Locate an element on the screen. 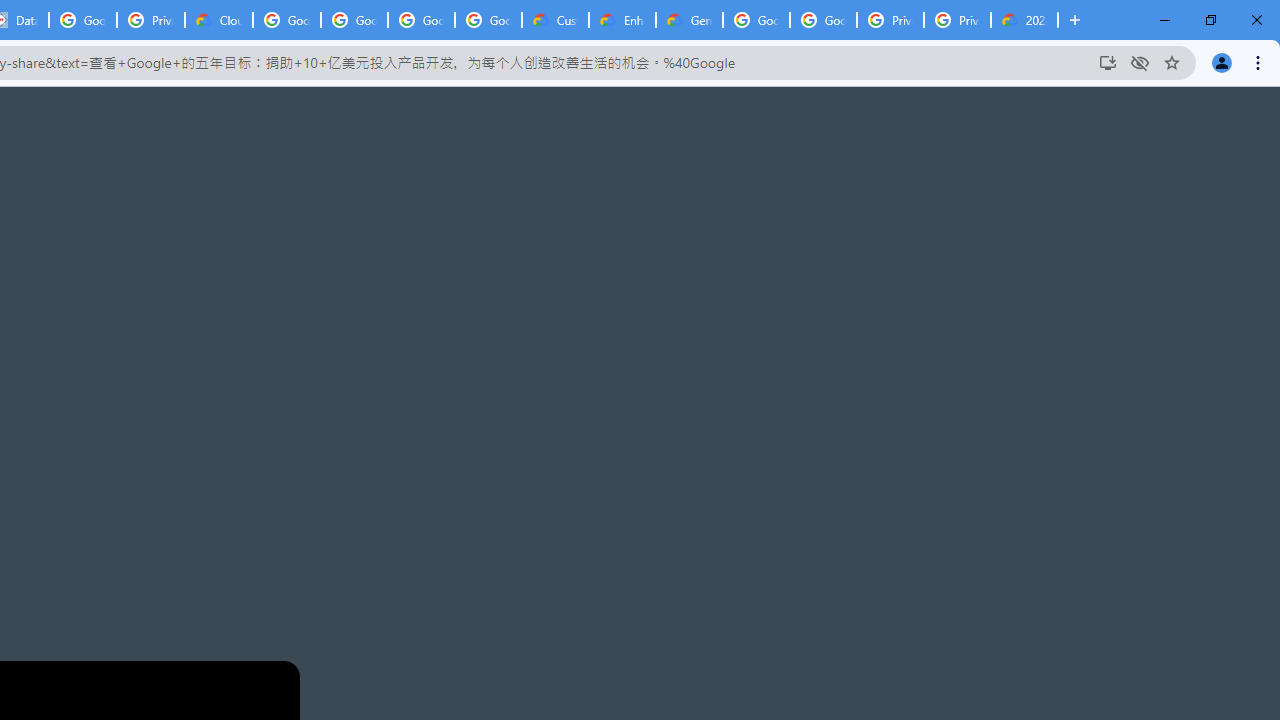  'Install X' is located at coordinates (1106, 61).